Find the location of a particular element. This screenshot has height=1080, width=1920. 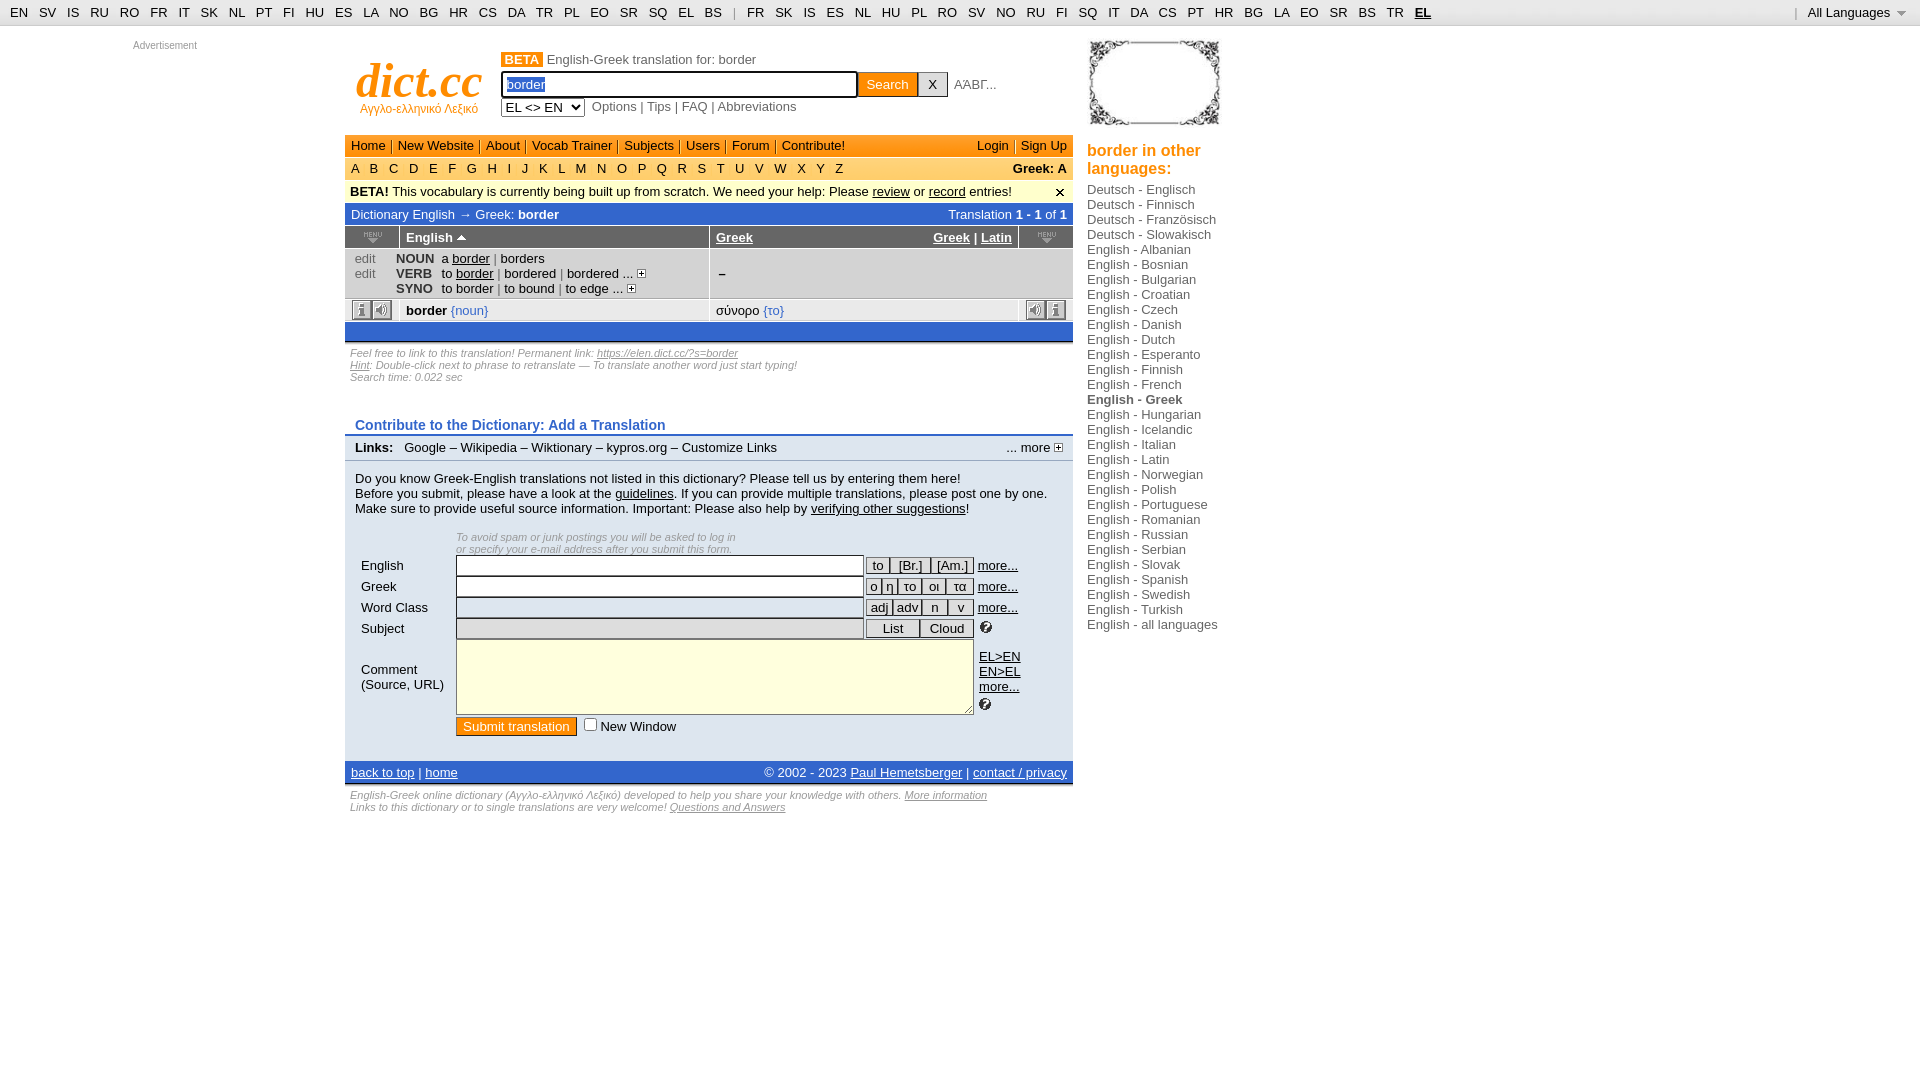

'U' is located at coordinates (738, 167).